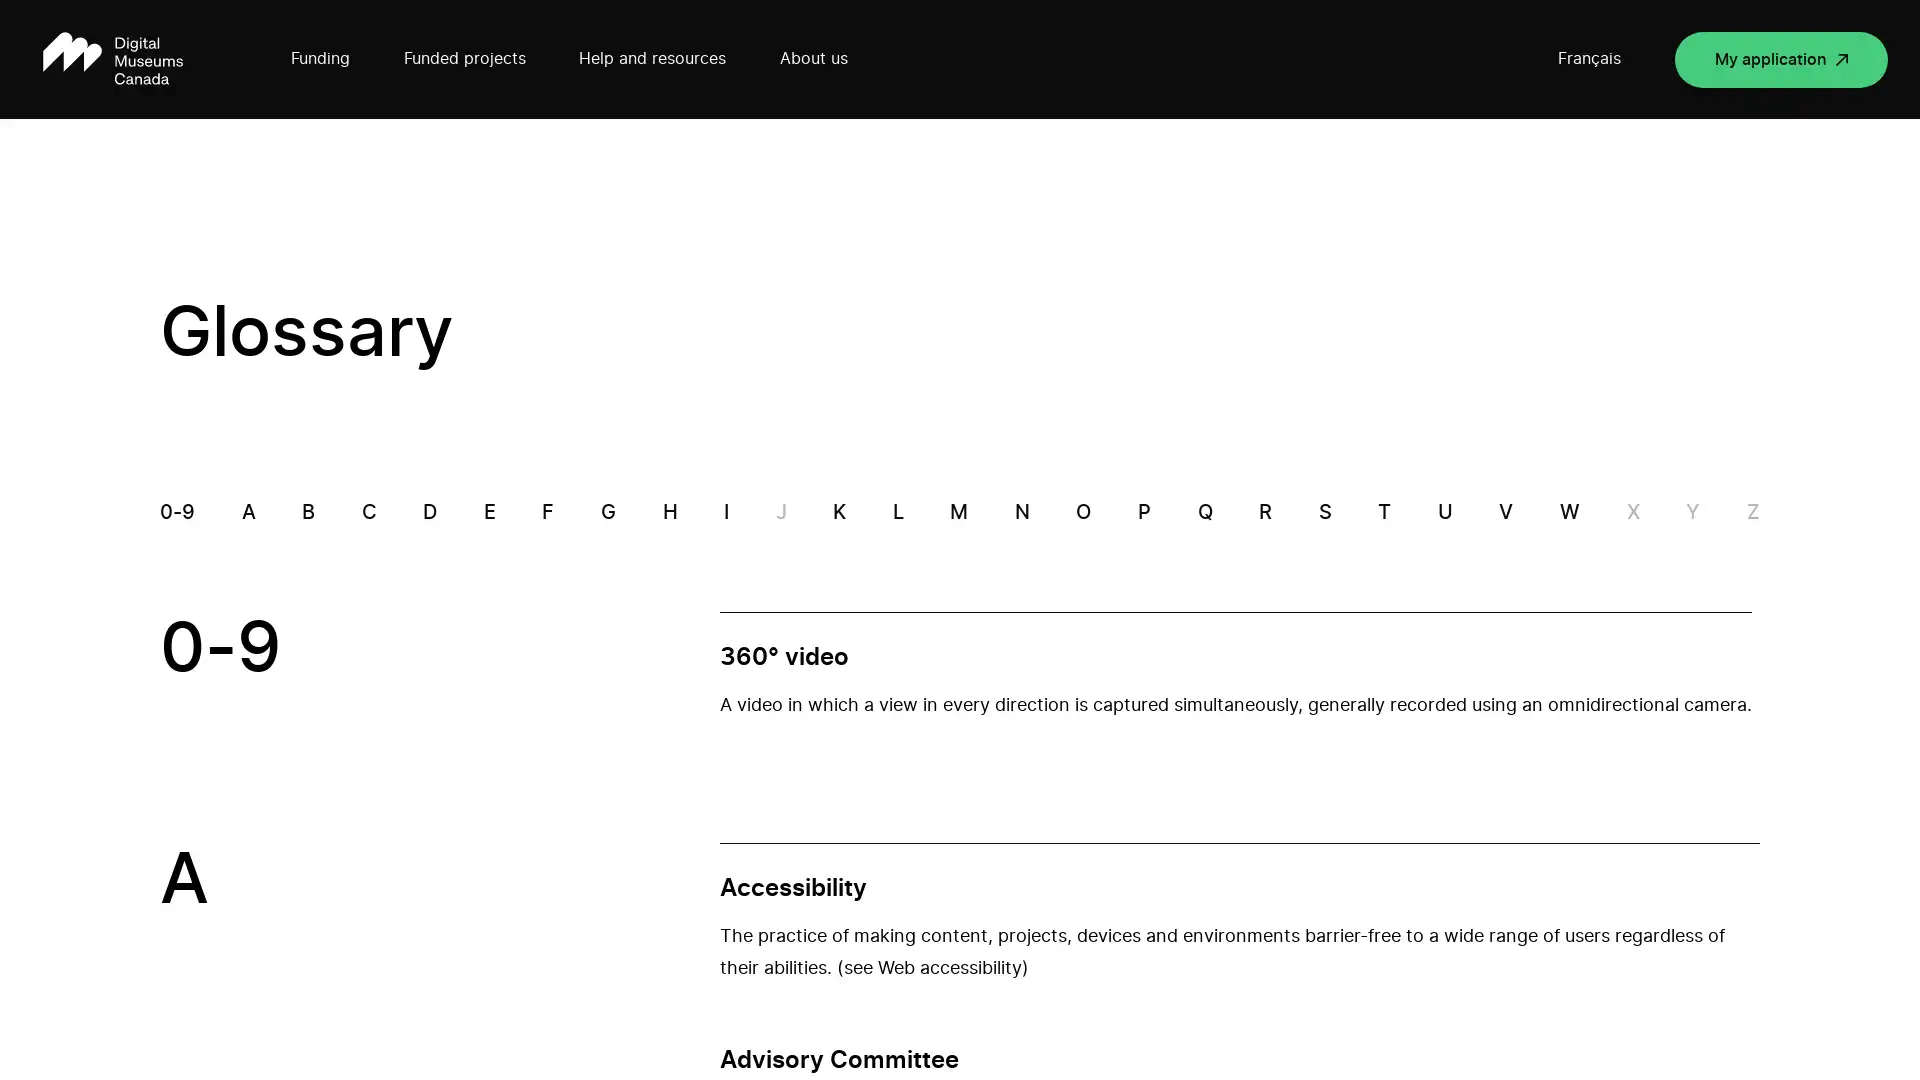 Image resolution: width=1920 pixels, height=1080 pixels. What do you see at coordinates (547, 512) in the screenshot?
I see `F` at bounding box center [547, 512].